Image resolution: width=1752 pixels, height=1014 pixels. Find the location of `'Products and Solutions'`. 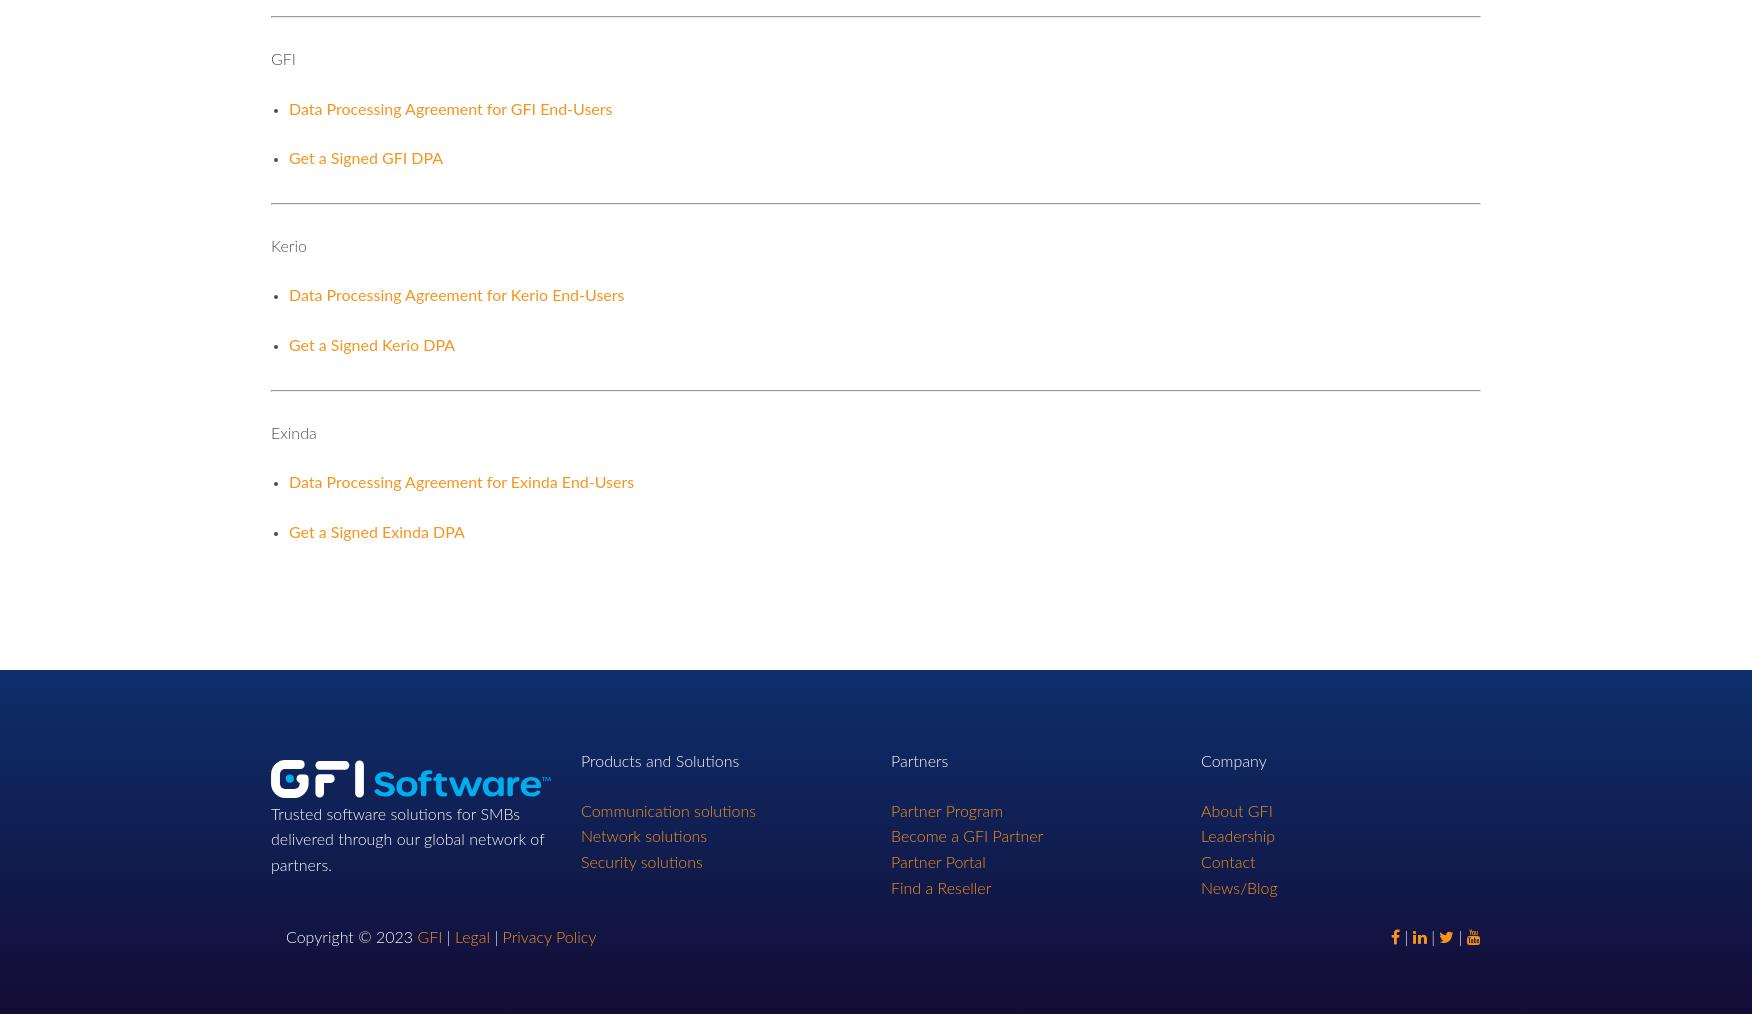

'Products and Solutions' is located at coordinates (579, 762).